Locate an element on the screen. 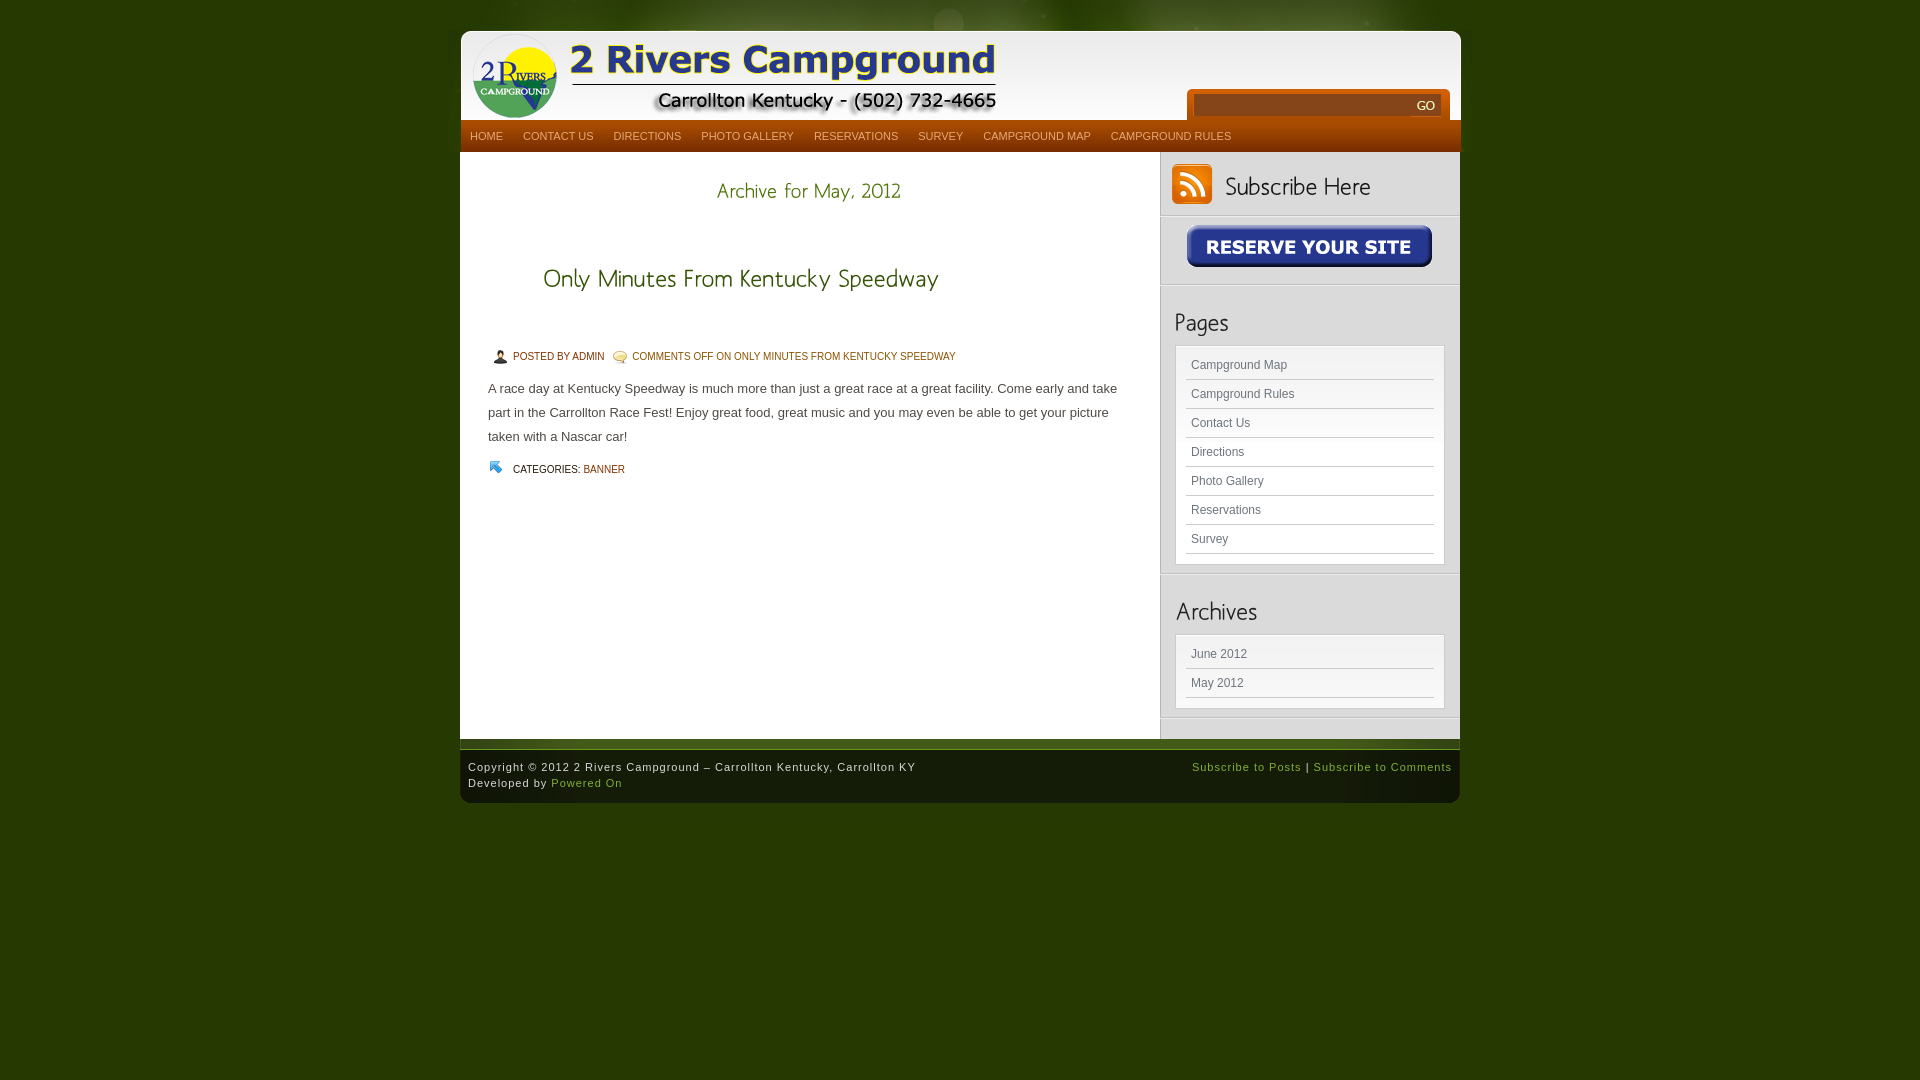 This screenshot has width=1920, height=1080. 'Powered On' is located at coordinates (585, 782).